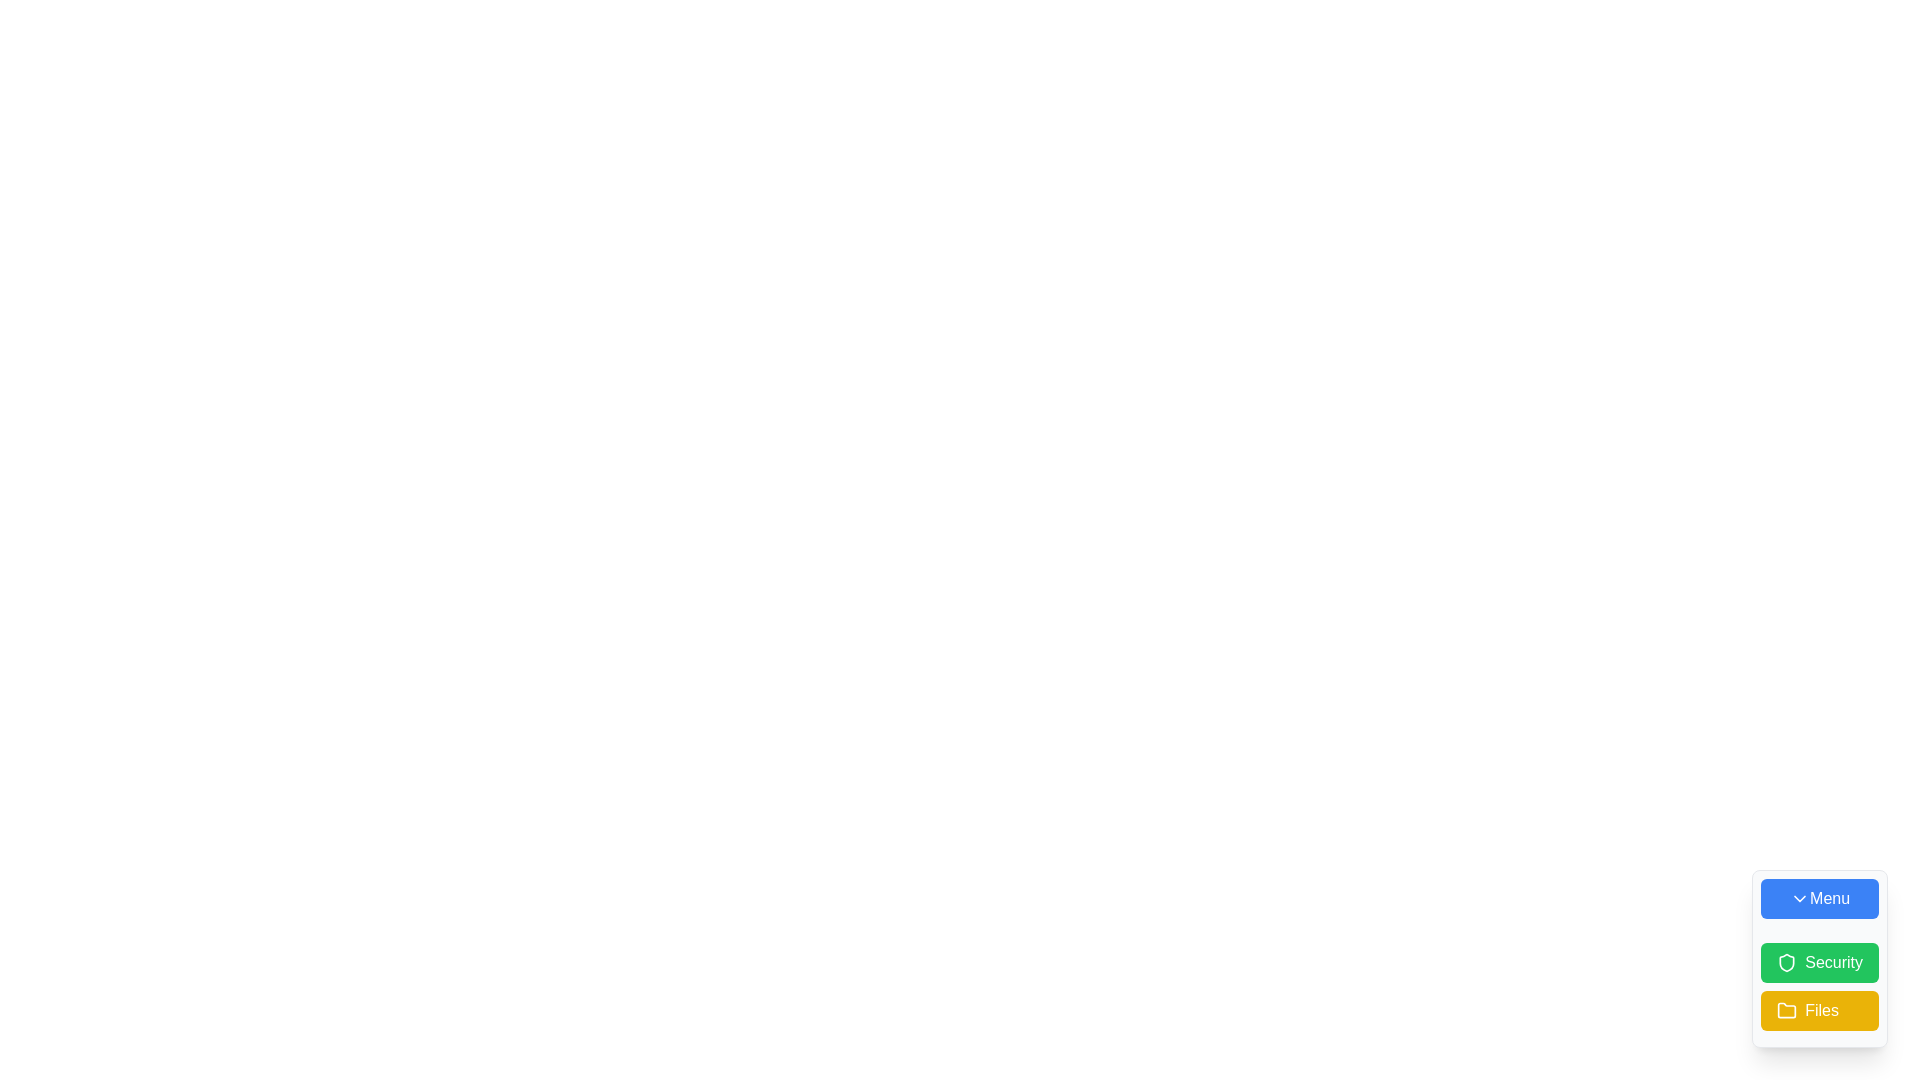 This screenshot has height=1080, width=1920. I want to click on the button located at the bottom of the vertical button stack, which facilitates navigation or actions related to 'Files', so click(1819, 1010).